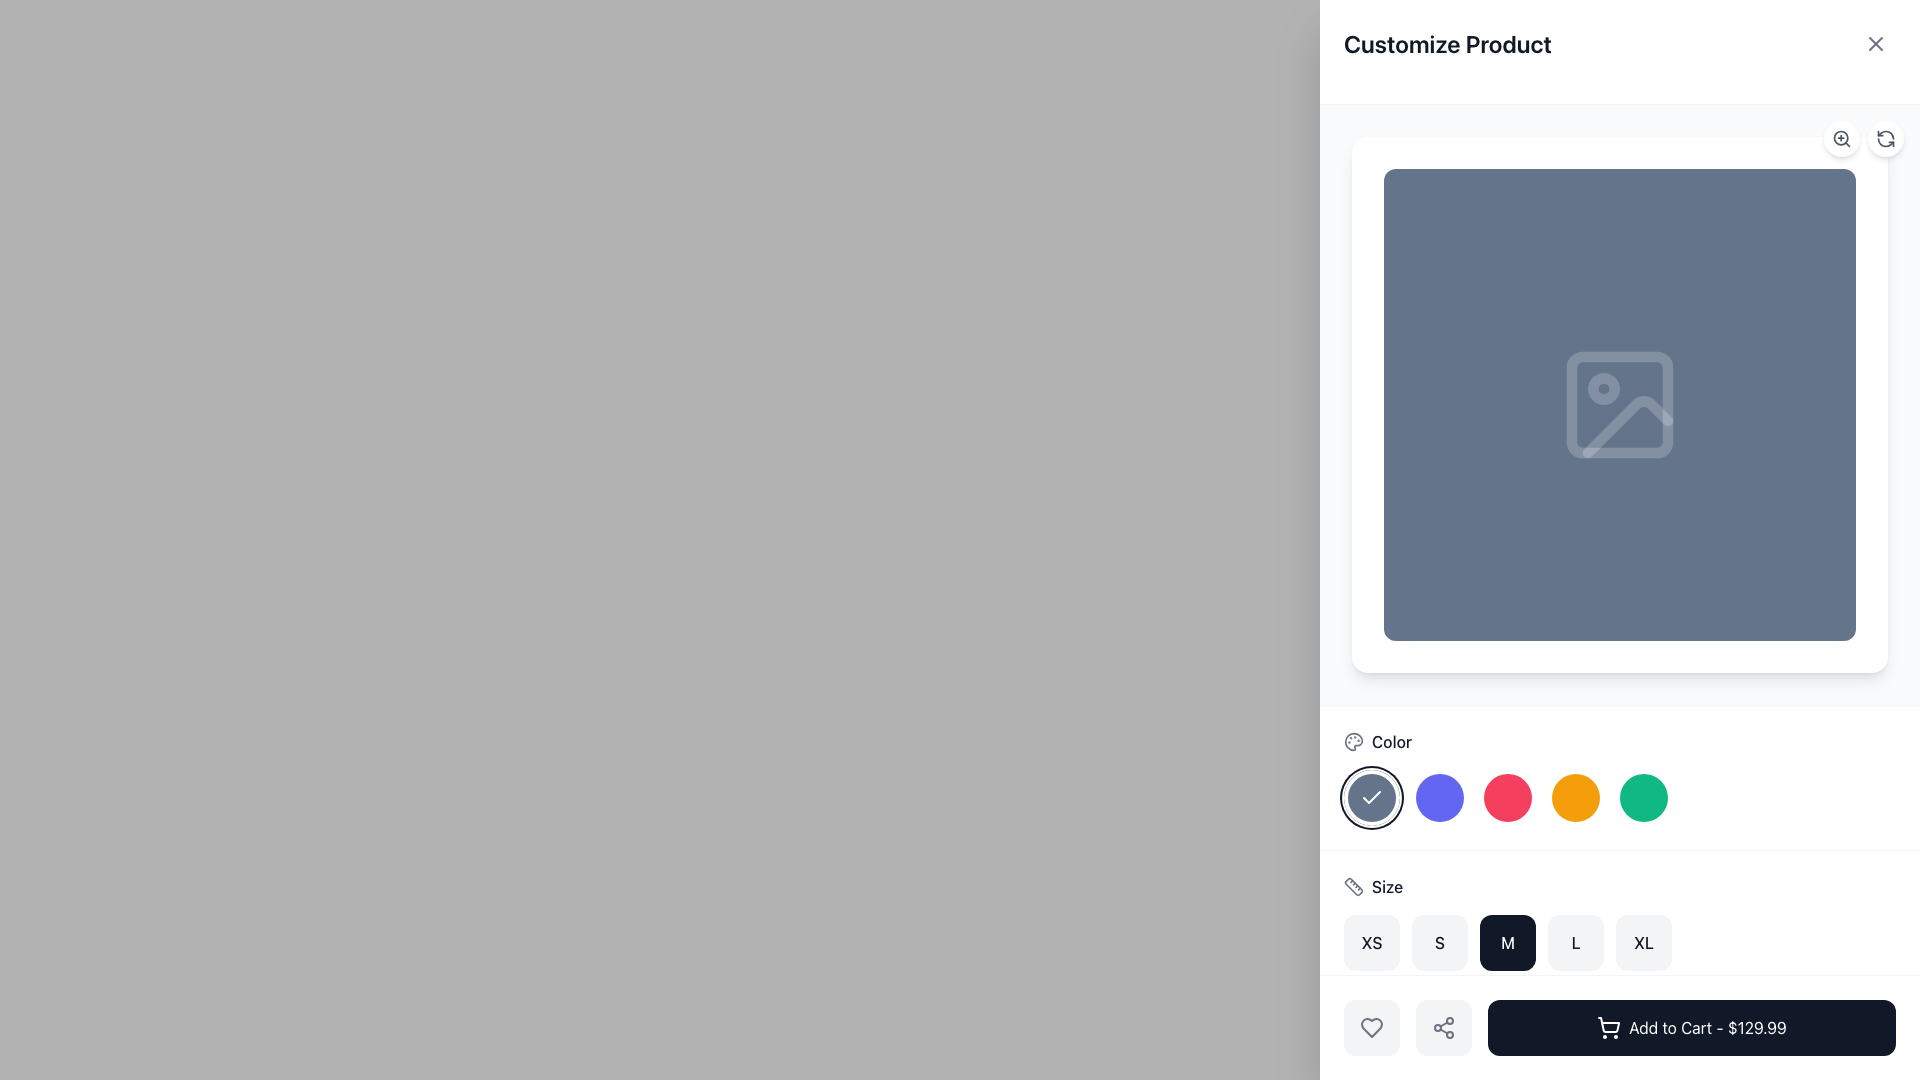  Describe the element at coordinates (1574, 797) in the screenshot. I see `the circular amber button, which is the third from the left in the row of color selection buttons located beneath the product image on the right-hand side of the interface` at that location.